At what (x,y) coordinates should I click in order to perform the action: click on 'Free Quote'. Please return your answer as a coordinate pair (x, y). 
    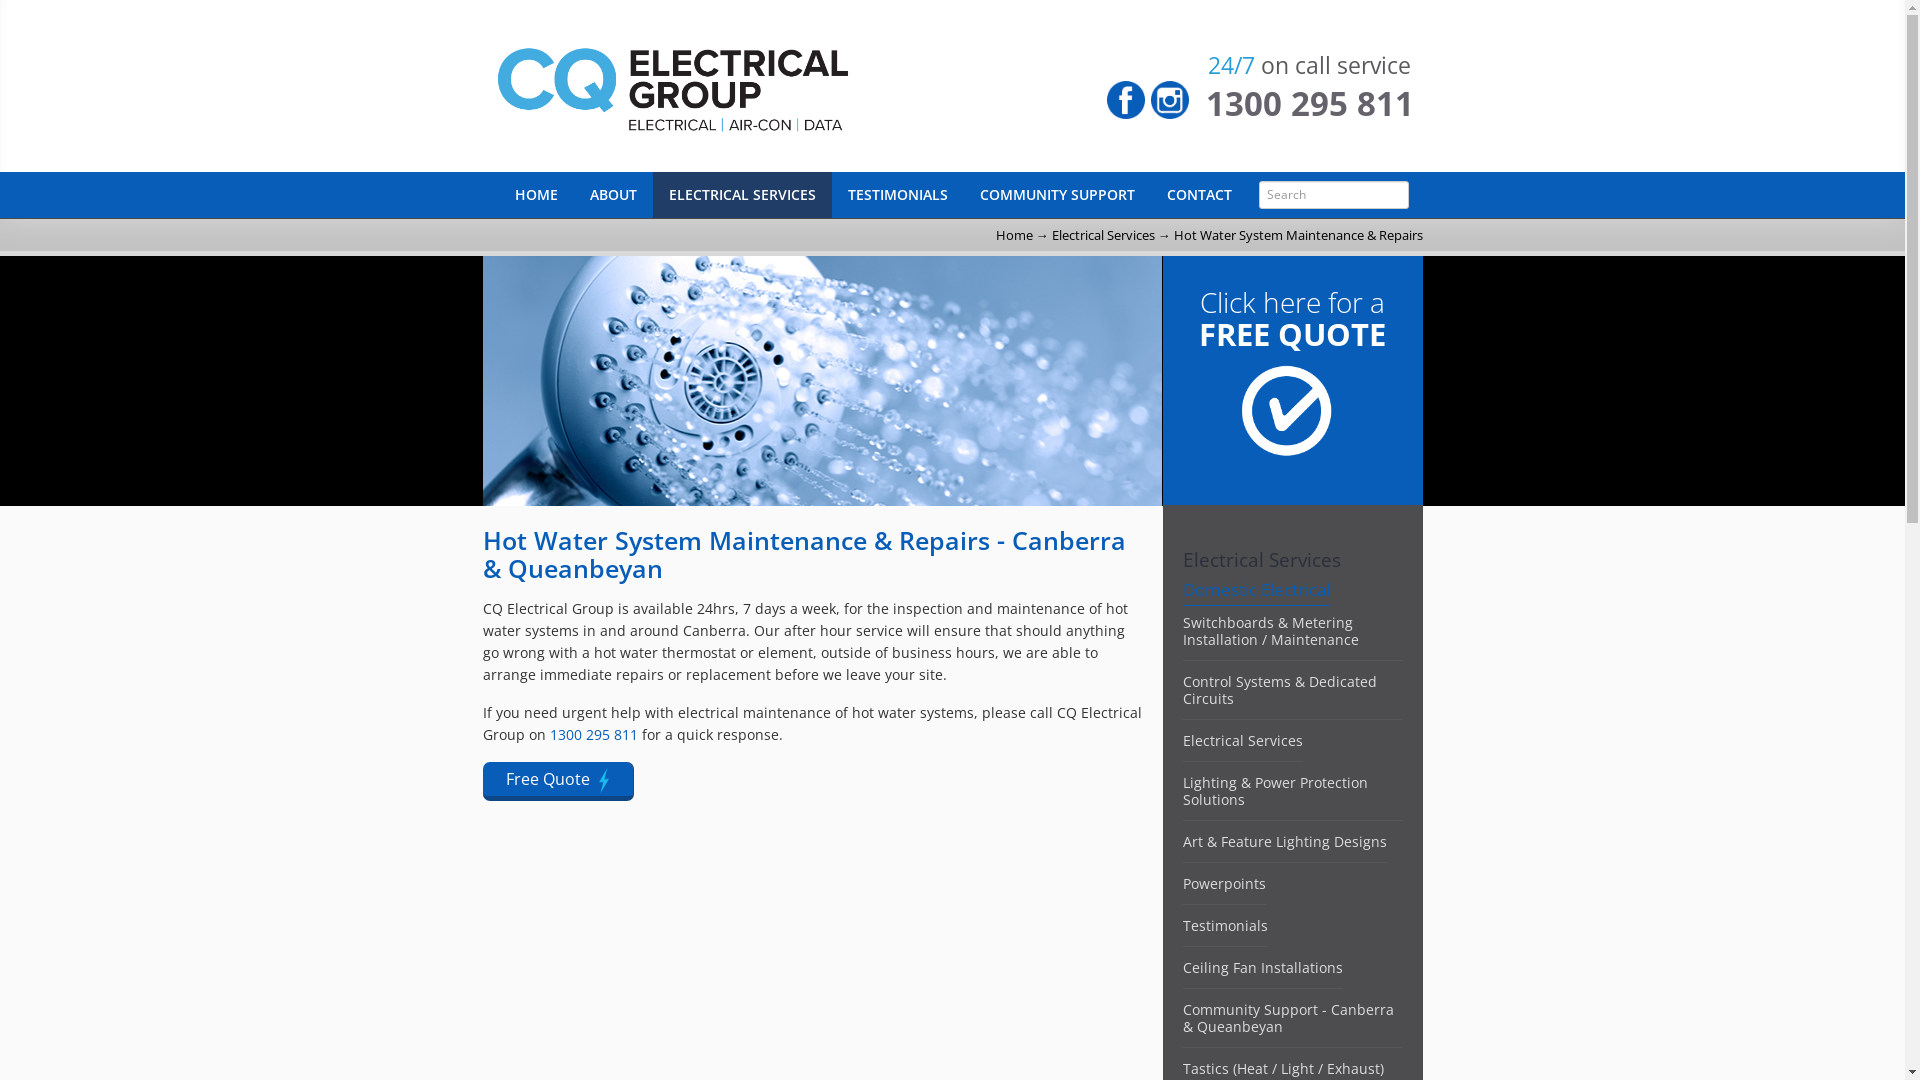
    Looking at the image, I should click on (557, 780).